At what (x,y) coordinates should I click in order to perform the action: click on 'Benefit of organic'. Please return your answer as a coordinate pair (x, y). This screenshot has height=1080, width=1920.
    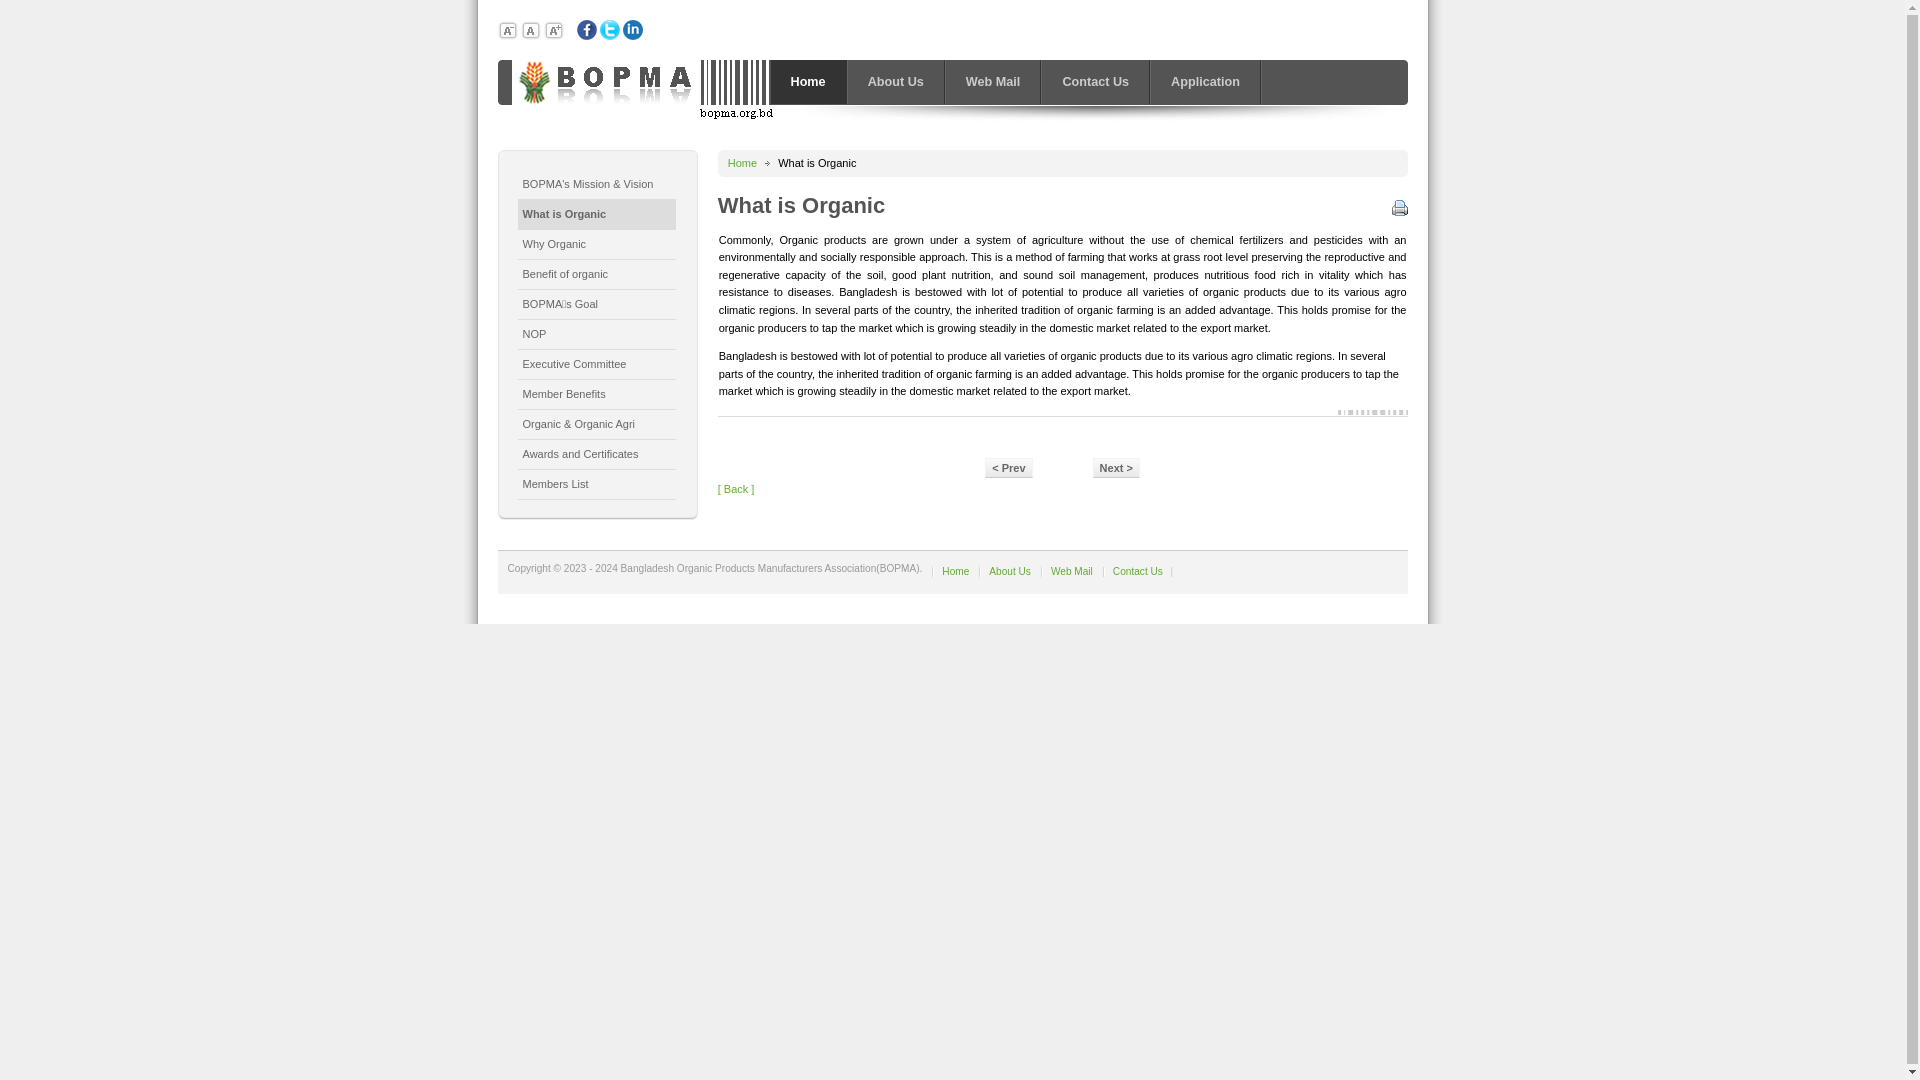
    Looking at the image, I should click on (518, 274).